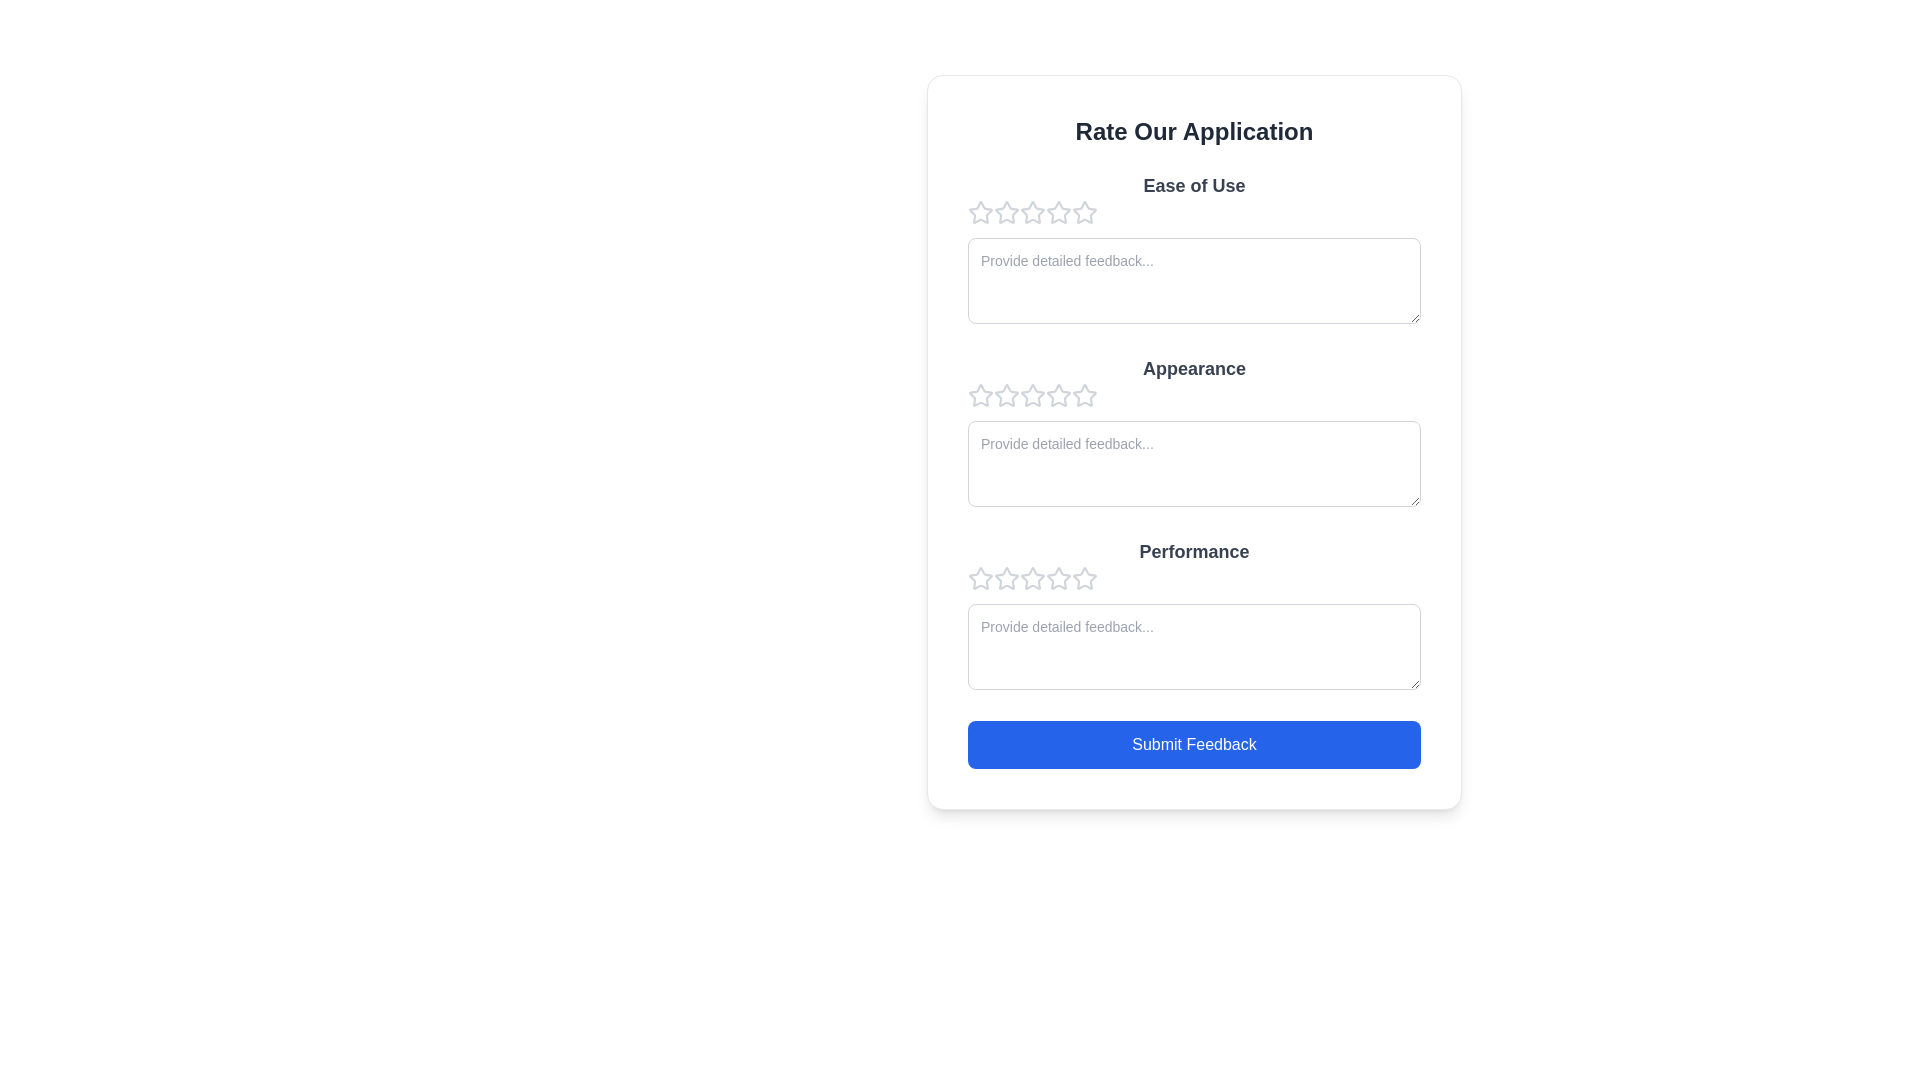 The width and height of the screenshot is (1920, 1080). What do you see at coordinates (1056, 212) in the screenshot?
I see `the second star icon in the rating section to rate the application` at bounding box center [1056, 212].